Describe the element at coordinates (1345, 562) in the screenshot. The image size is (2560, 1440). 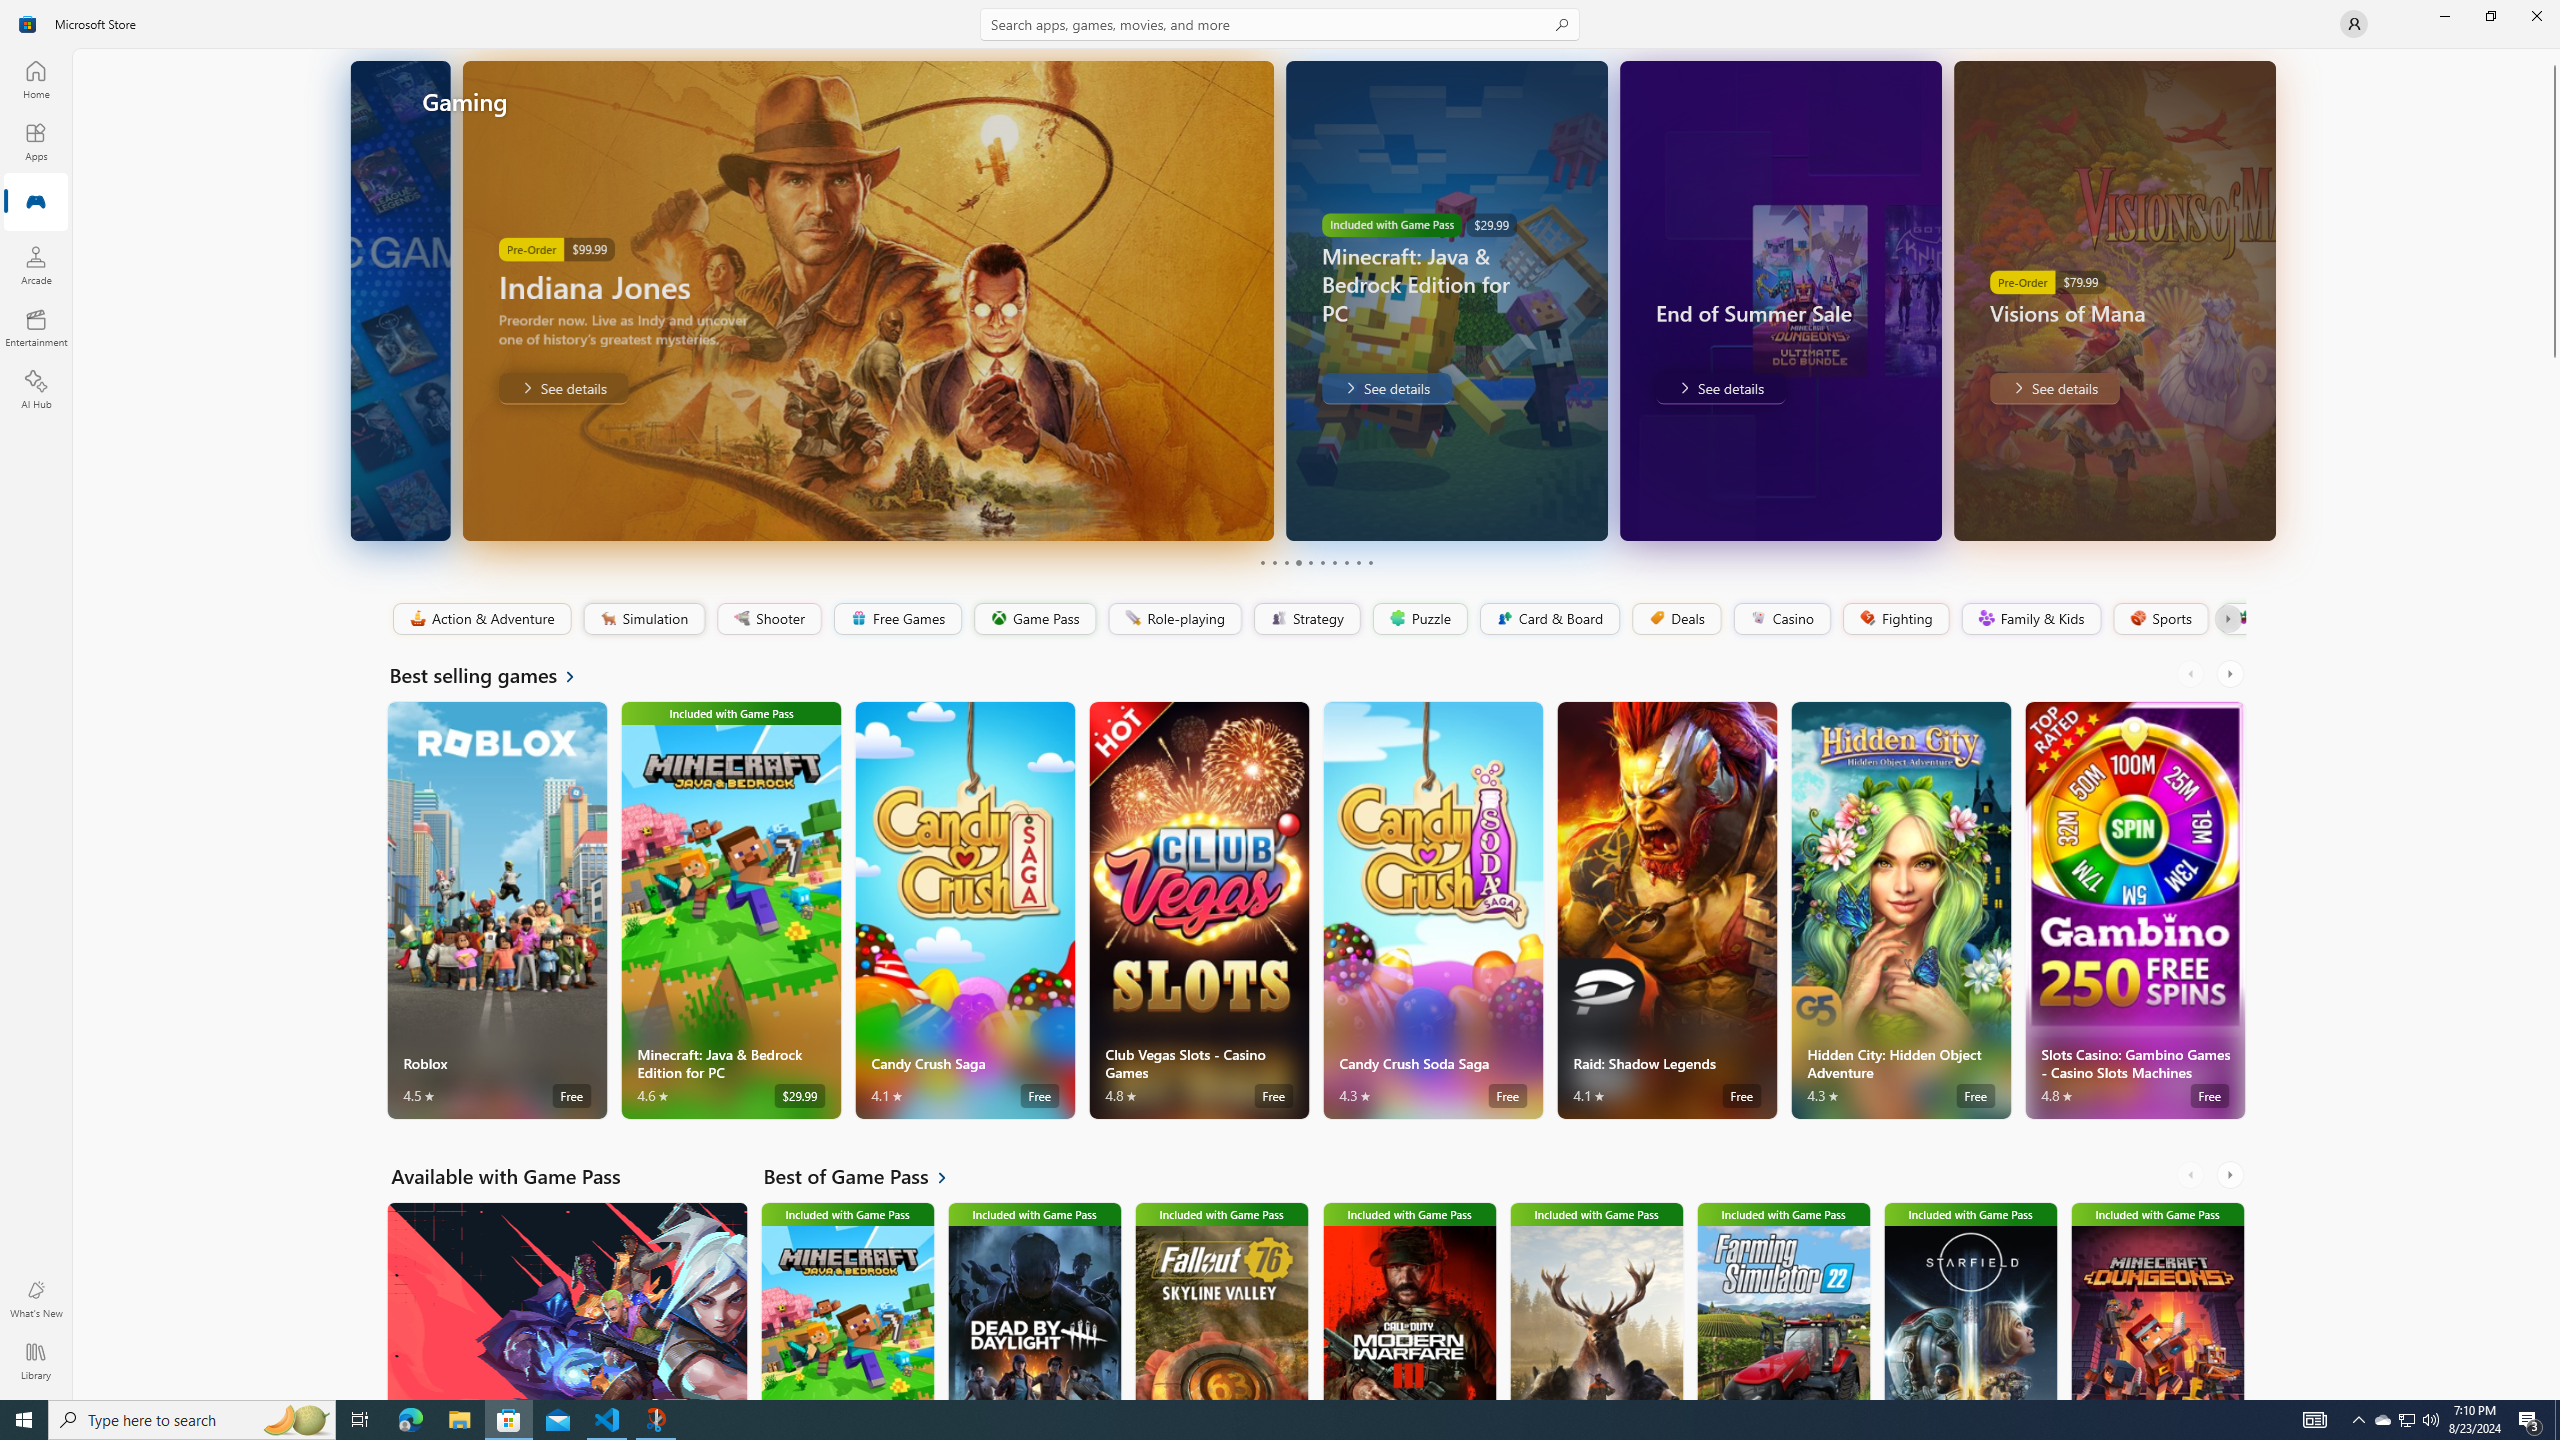
I see `'Page 8'` at that location.